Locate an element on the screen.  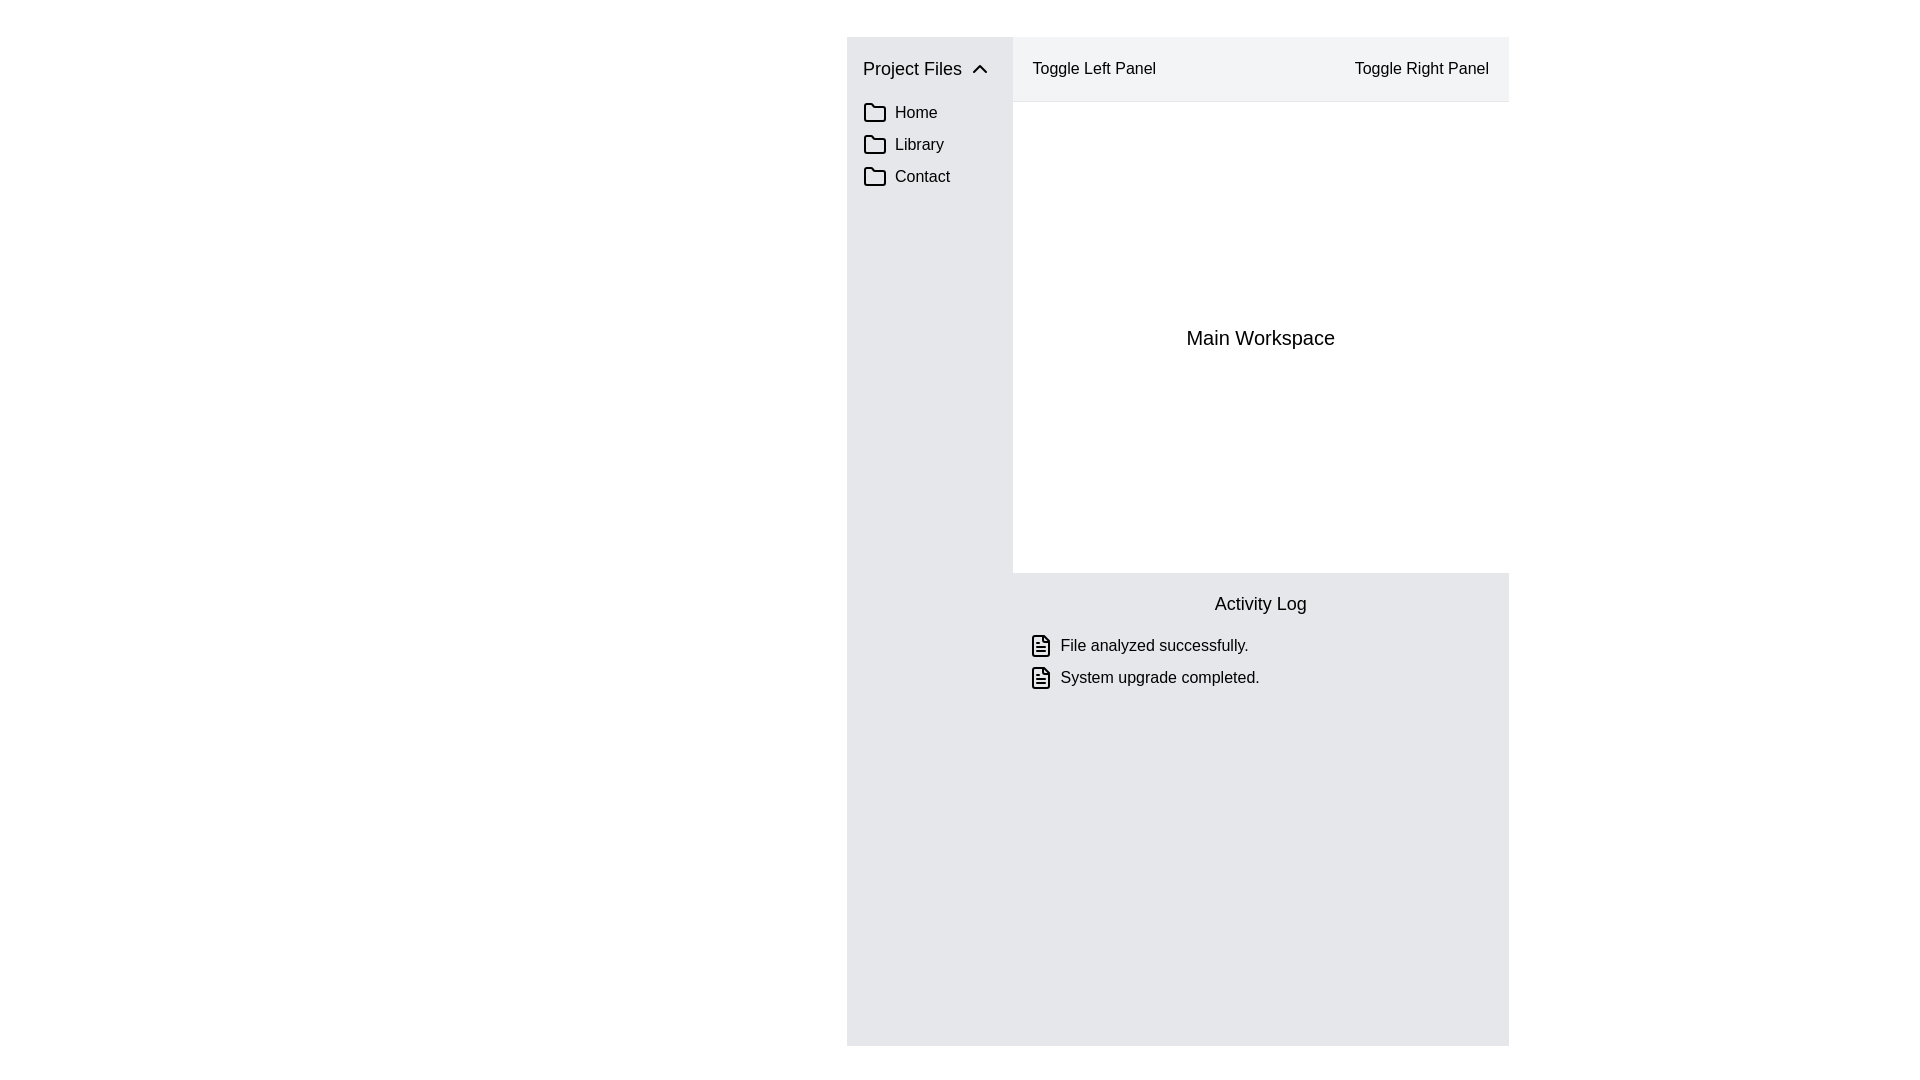
the Chevron icon (toggle button) located to the right of the text 'Project Files' to potentially see a tooltip is located at coordinates (979, 68).